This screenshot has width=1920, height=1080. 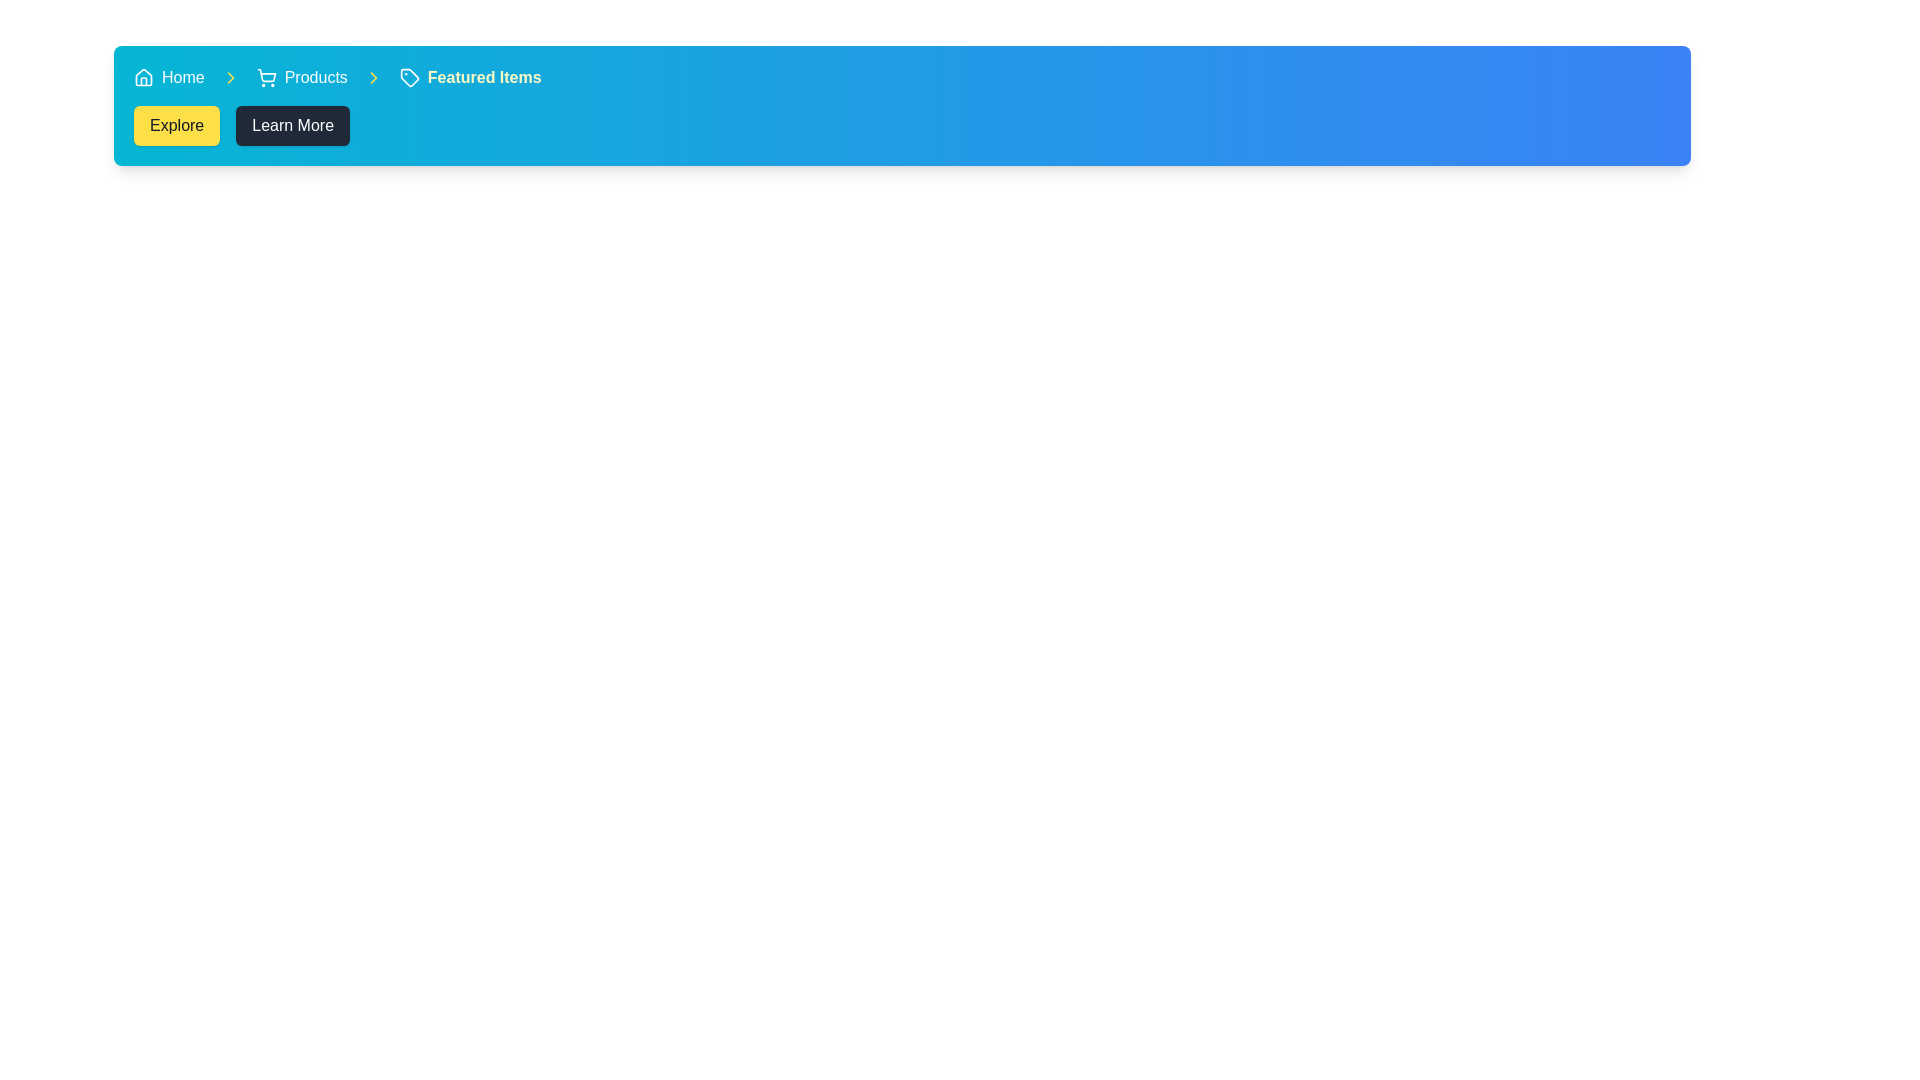 What do you see at coordinates (408, 76) in the screenshot?
I see `the small white tag icon located in the top-right of the blue navigation bar, immediately before the text 'Featured Items'` at bounding box center [408, 76].